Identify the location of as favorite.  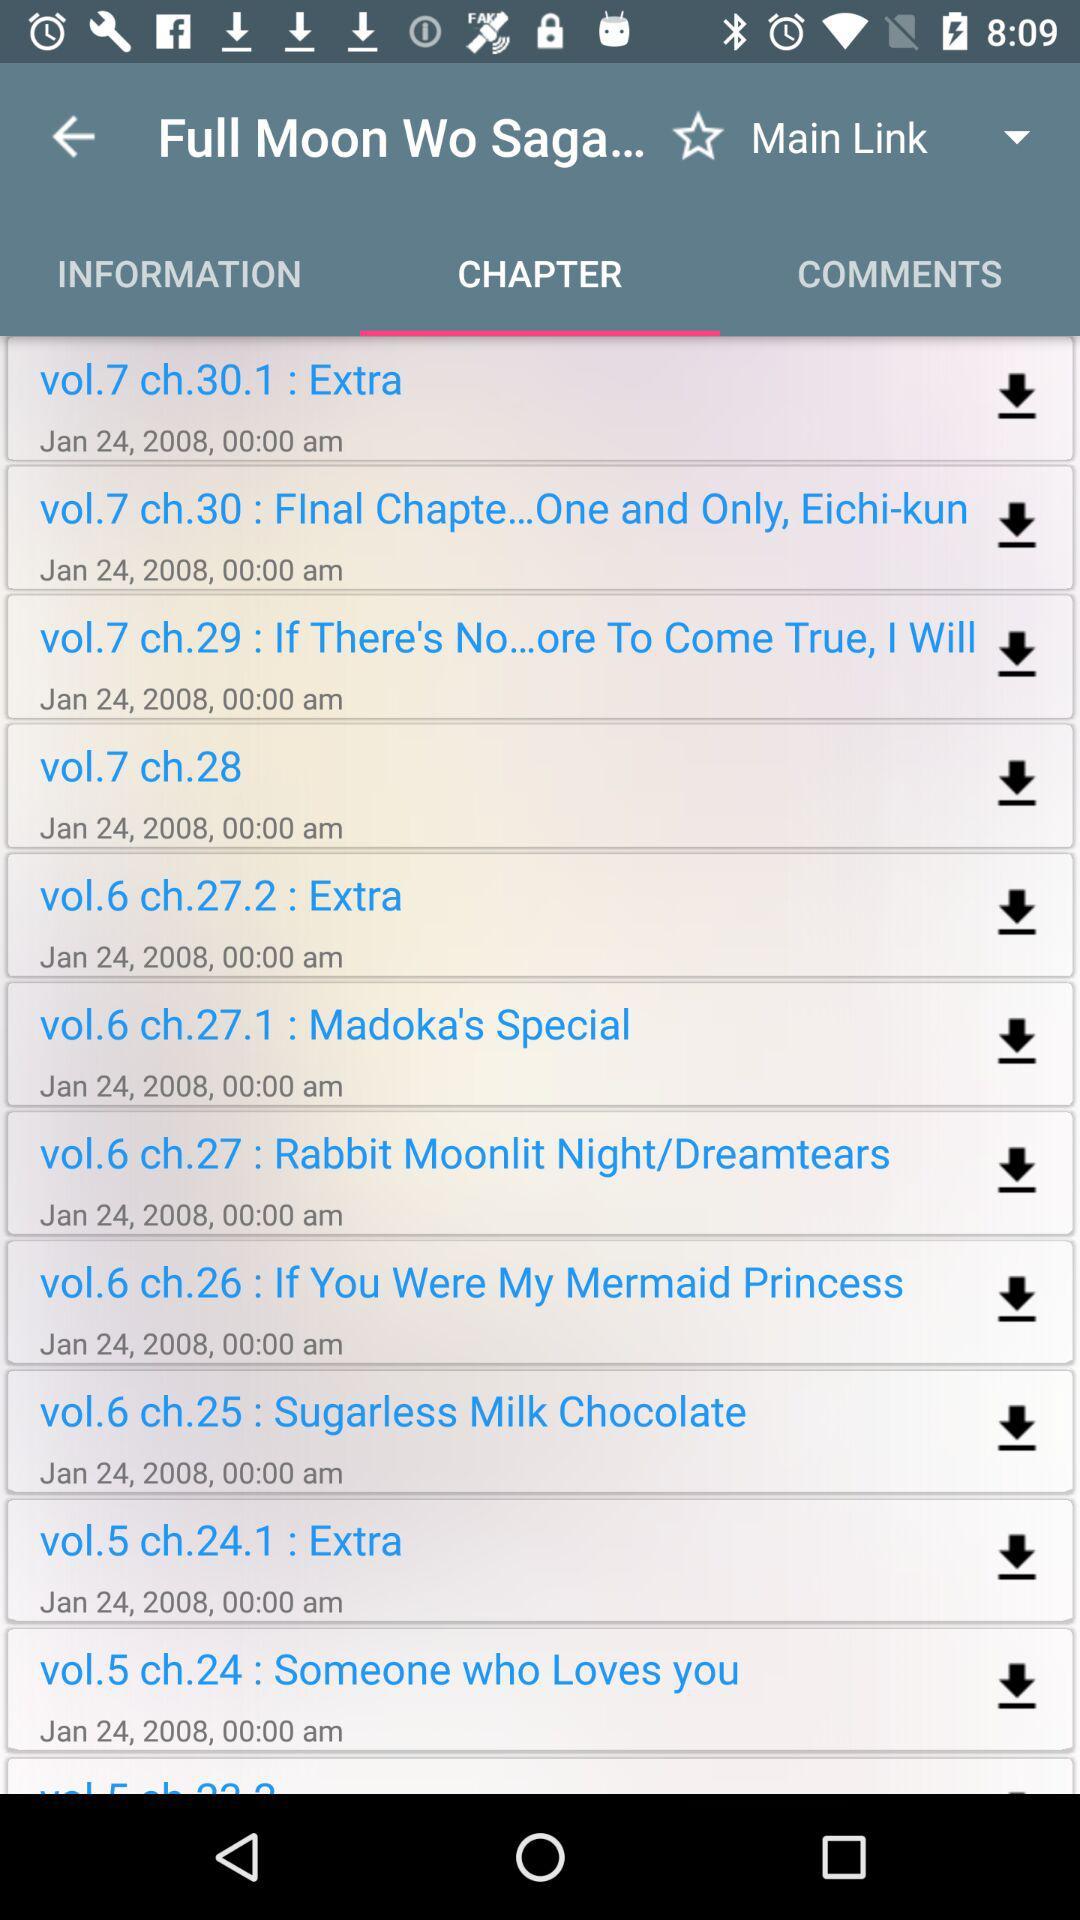
(697, 135).